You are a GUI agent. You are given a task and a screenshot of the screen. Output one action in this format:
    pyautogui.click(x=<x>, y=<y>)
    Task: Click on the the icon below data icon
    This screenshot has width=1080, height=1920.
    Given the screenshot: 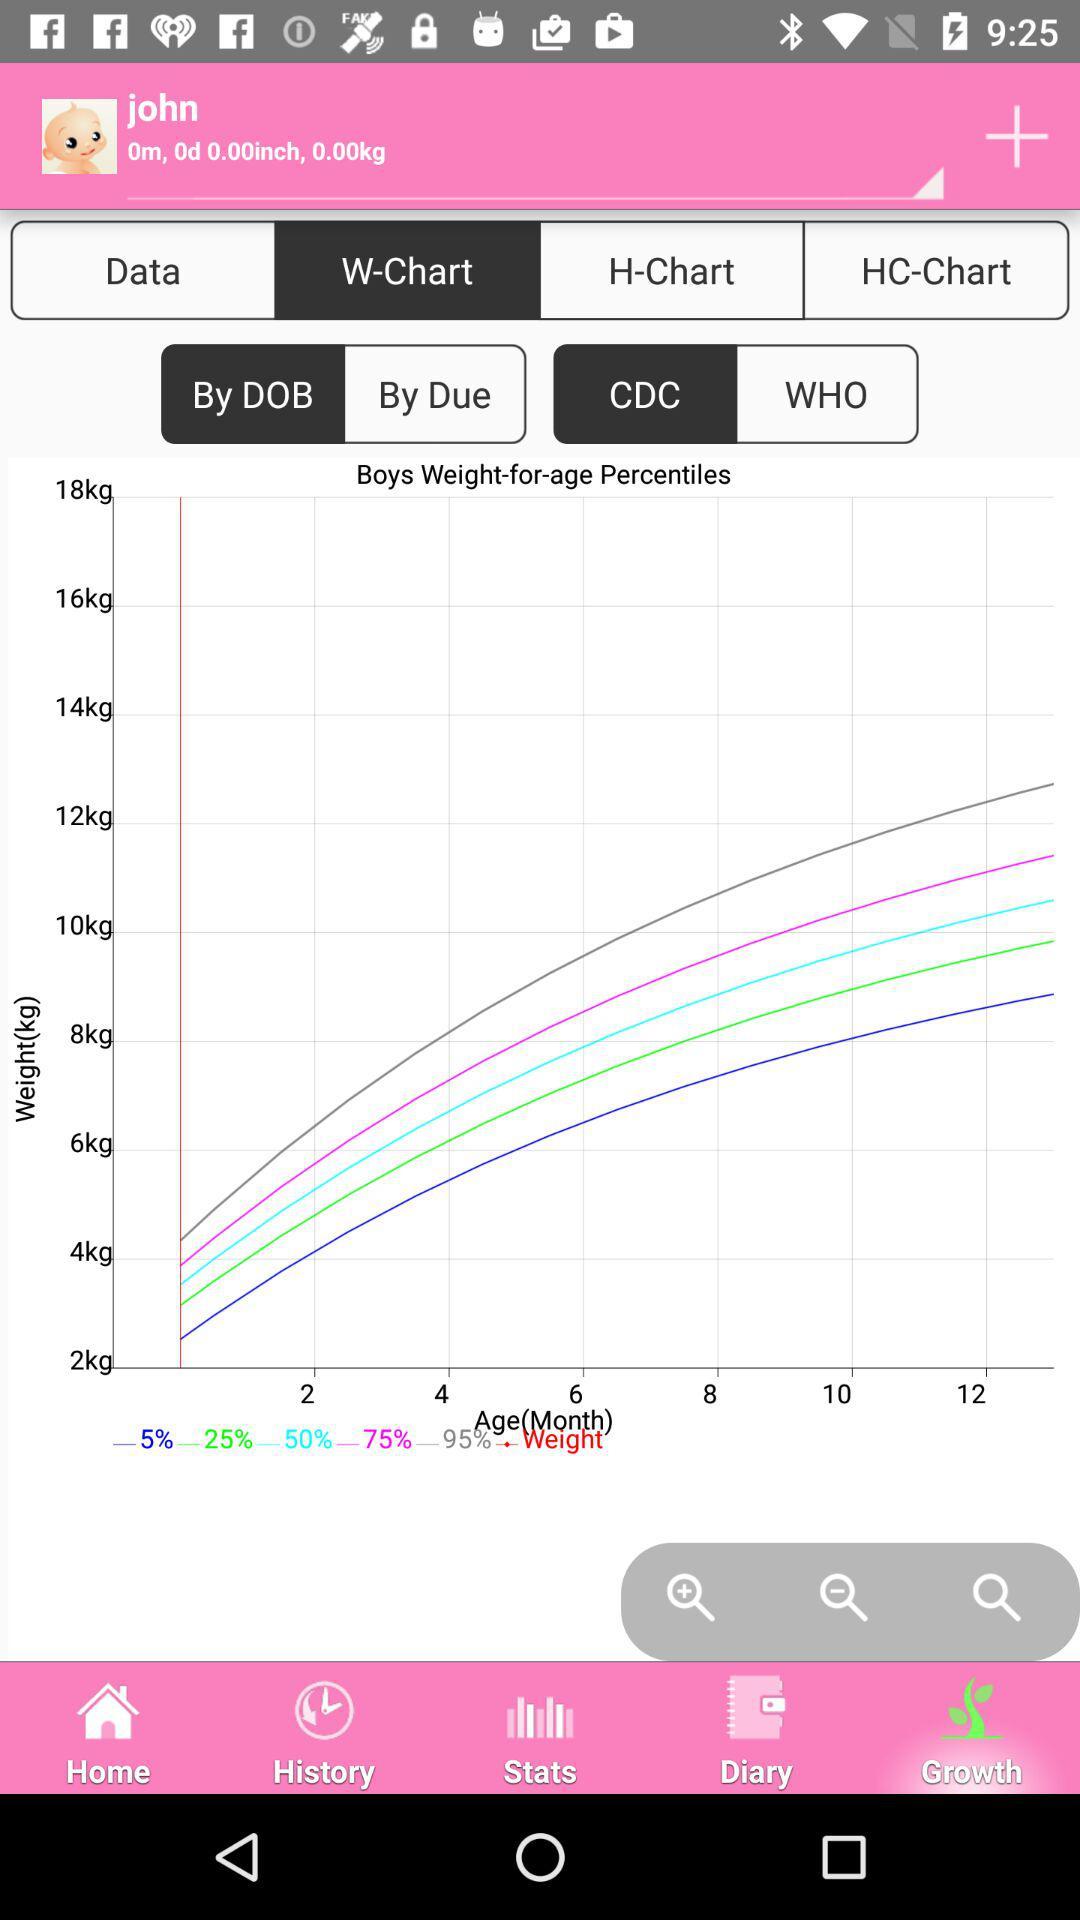 What is the action you would take?
    pyautogui.click(x=252, y=394)
    